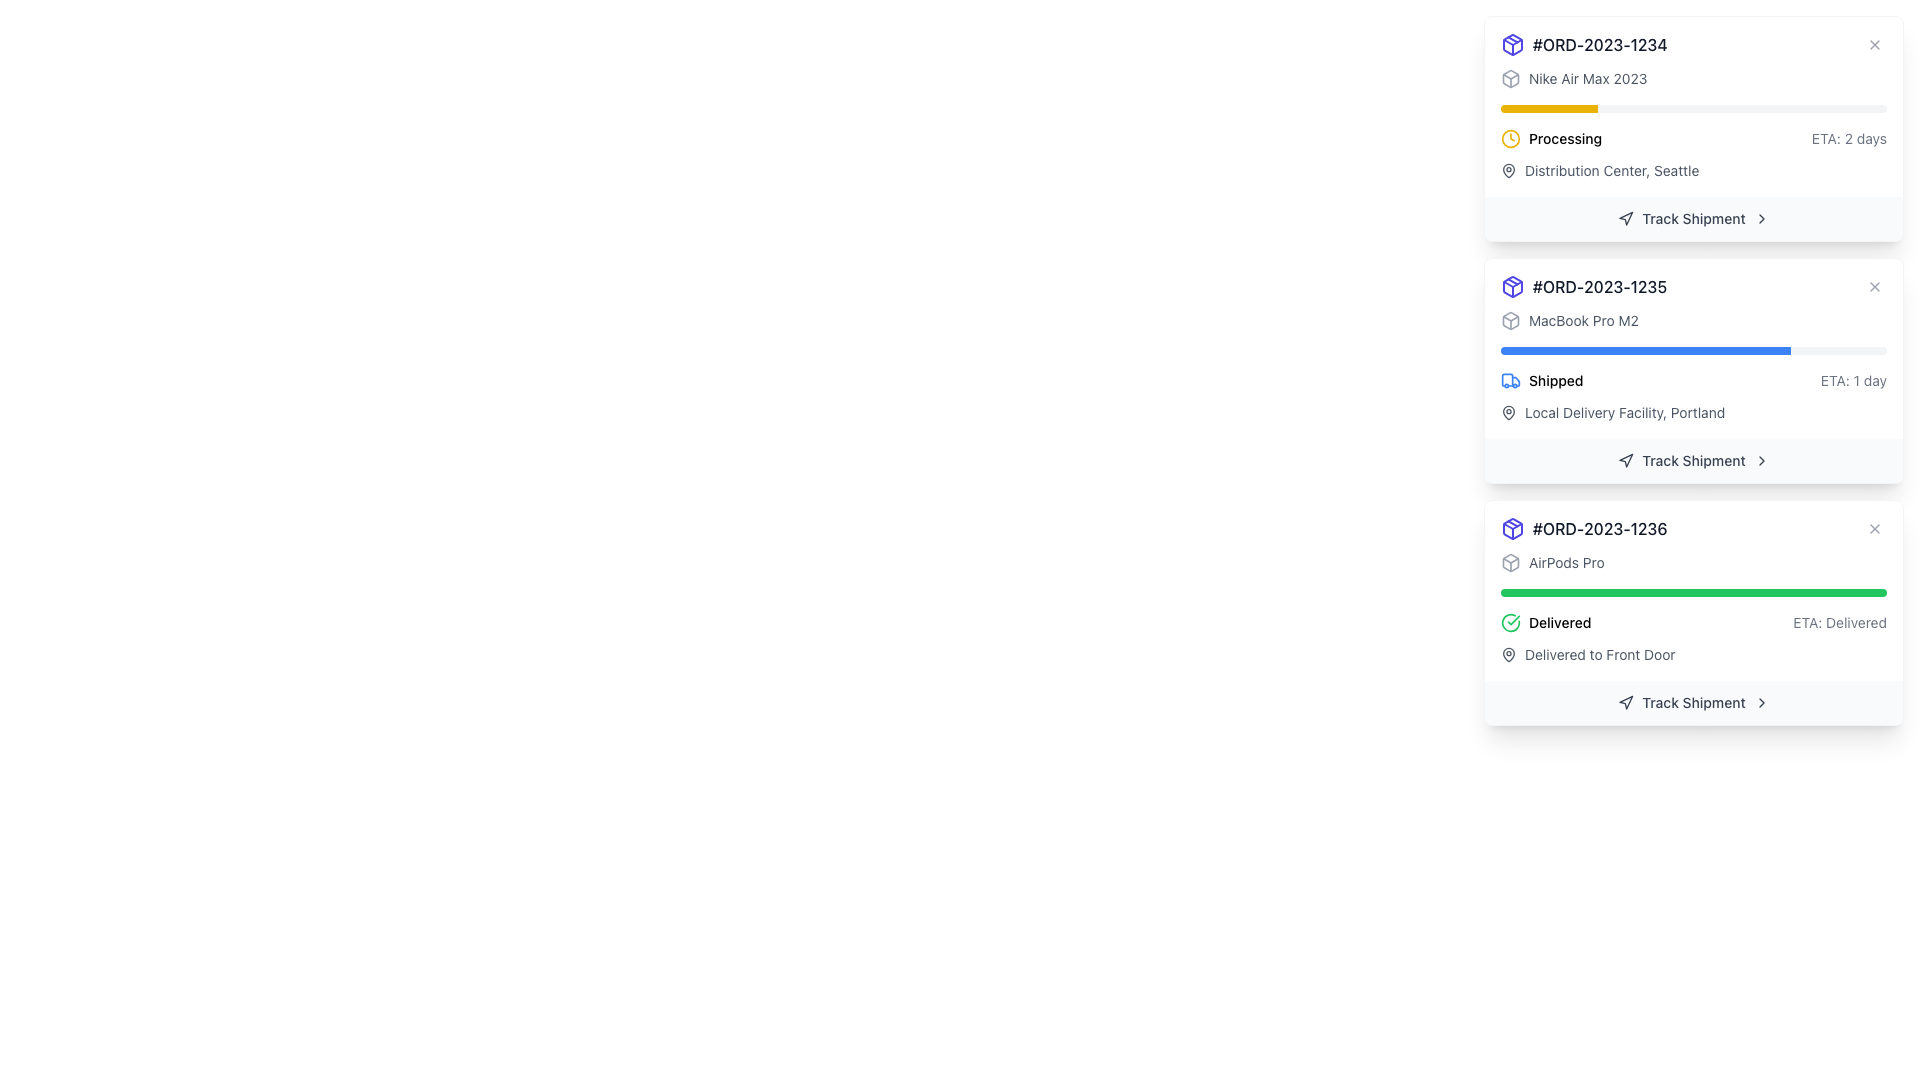 The width and height of the screenshot is (1920, 1080). Describe the element at coordinates (1626, 219) in the screenshot. I see `properties of the navigation icon located within the 'Track Shipment' button, which is positioned to the left of the chevron right icon and to the right of the corresponding text` at that location.